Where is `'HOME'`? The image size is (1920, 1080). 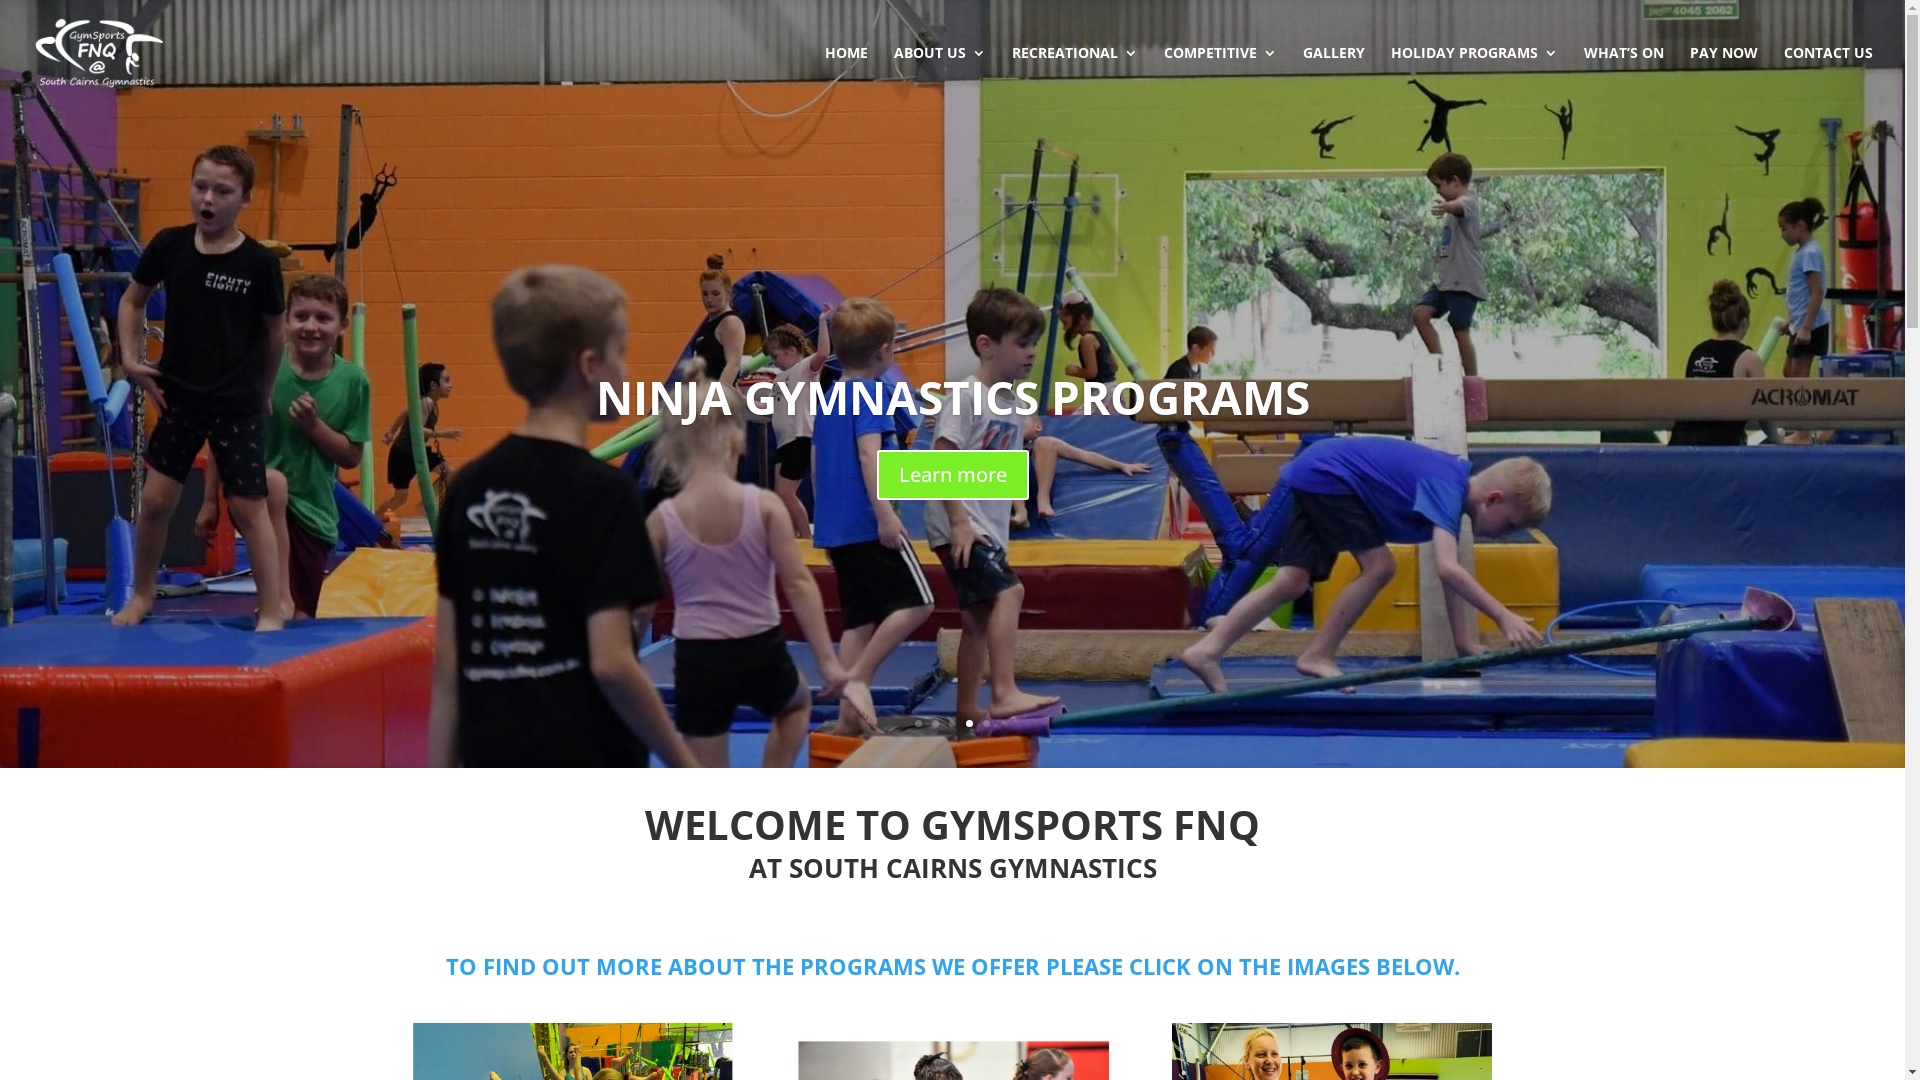
'HOME' is located at coordinates (846, 75).